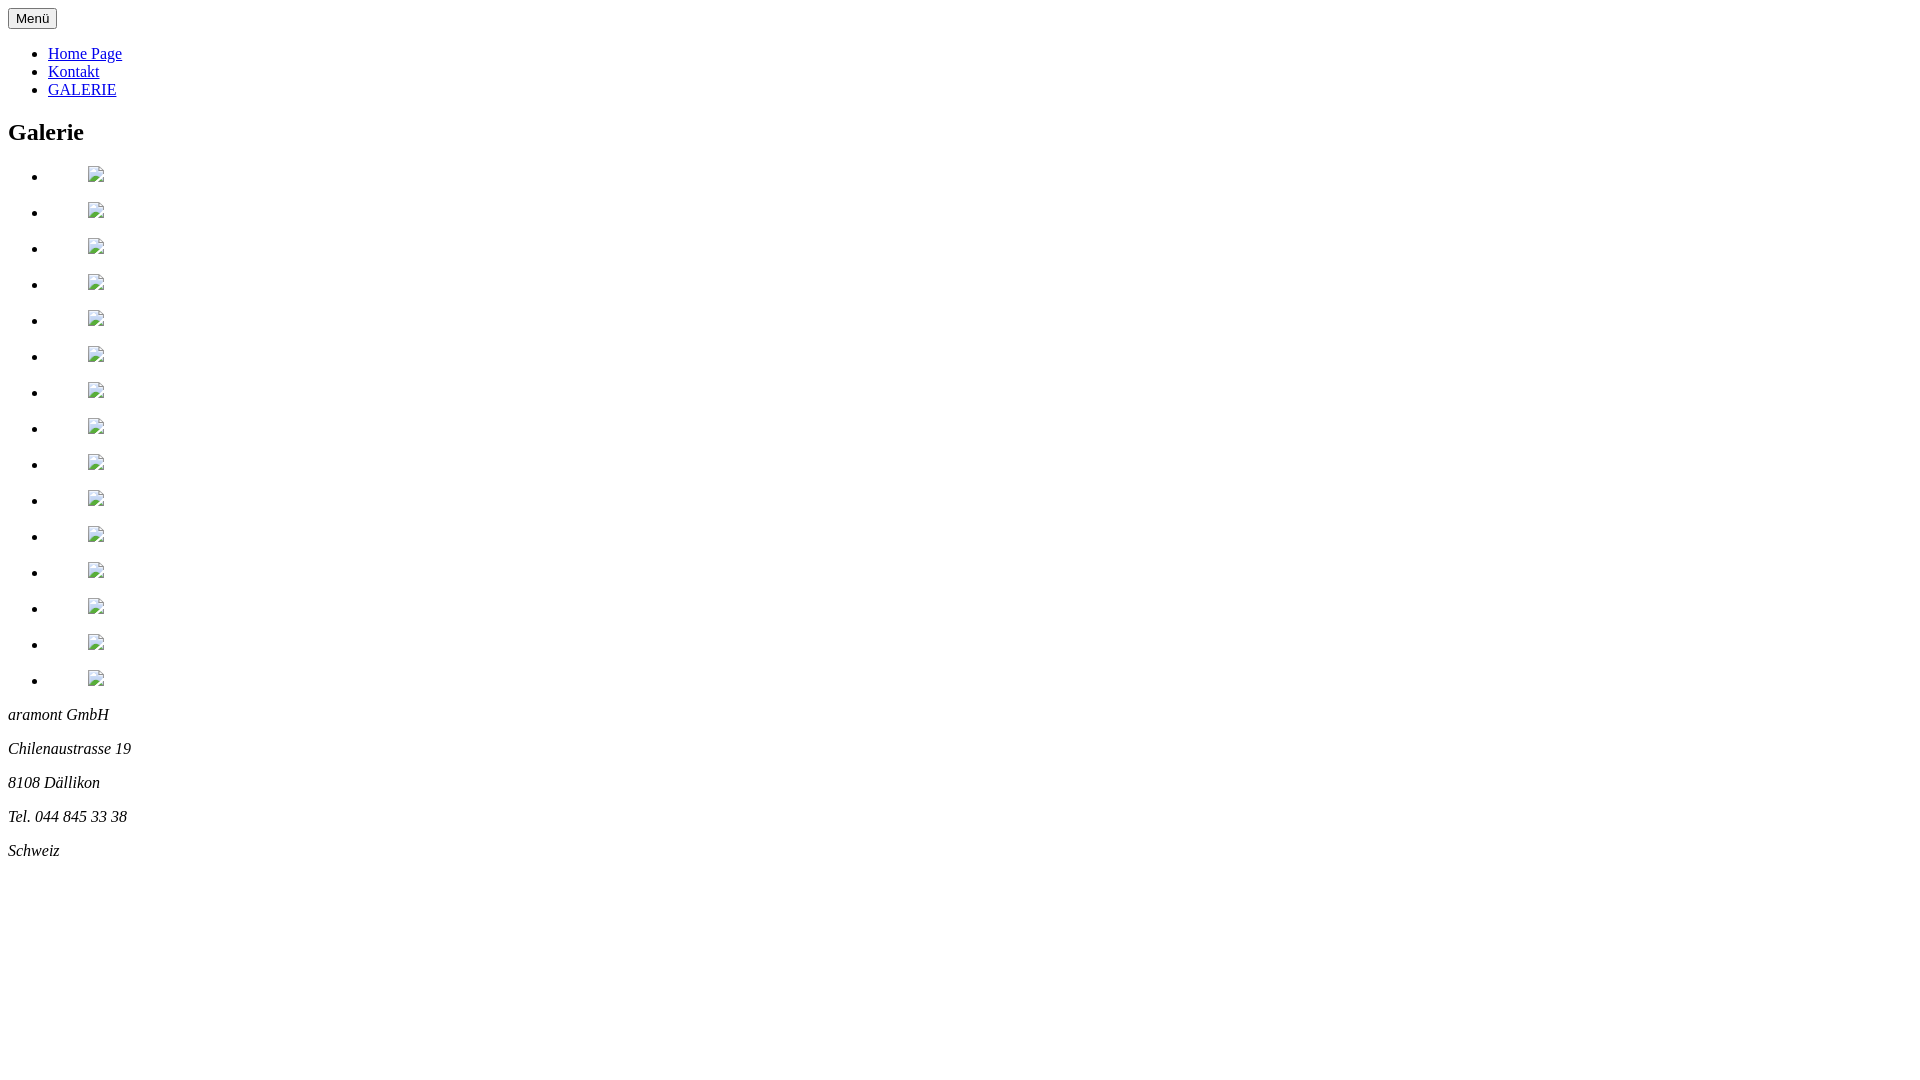  I want to click on 'Kontakt', so click(73, 70).